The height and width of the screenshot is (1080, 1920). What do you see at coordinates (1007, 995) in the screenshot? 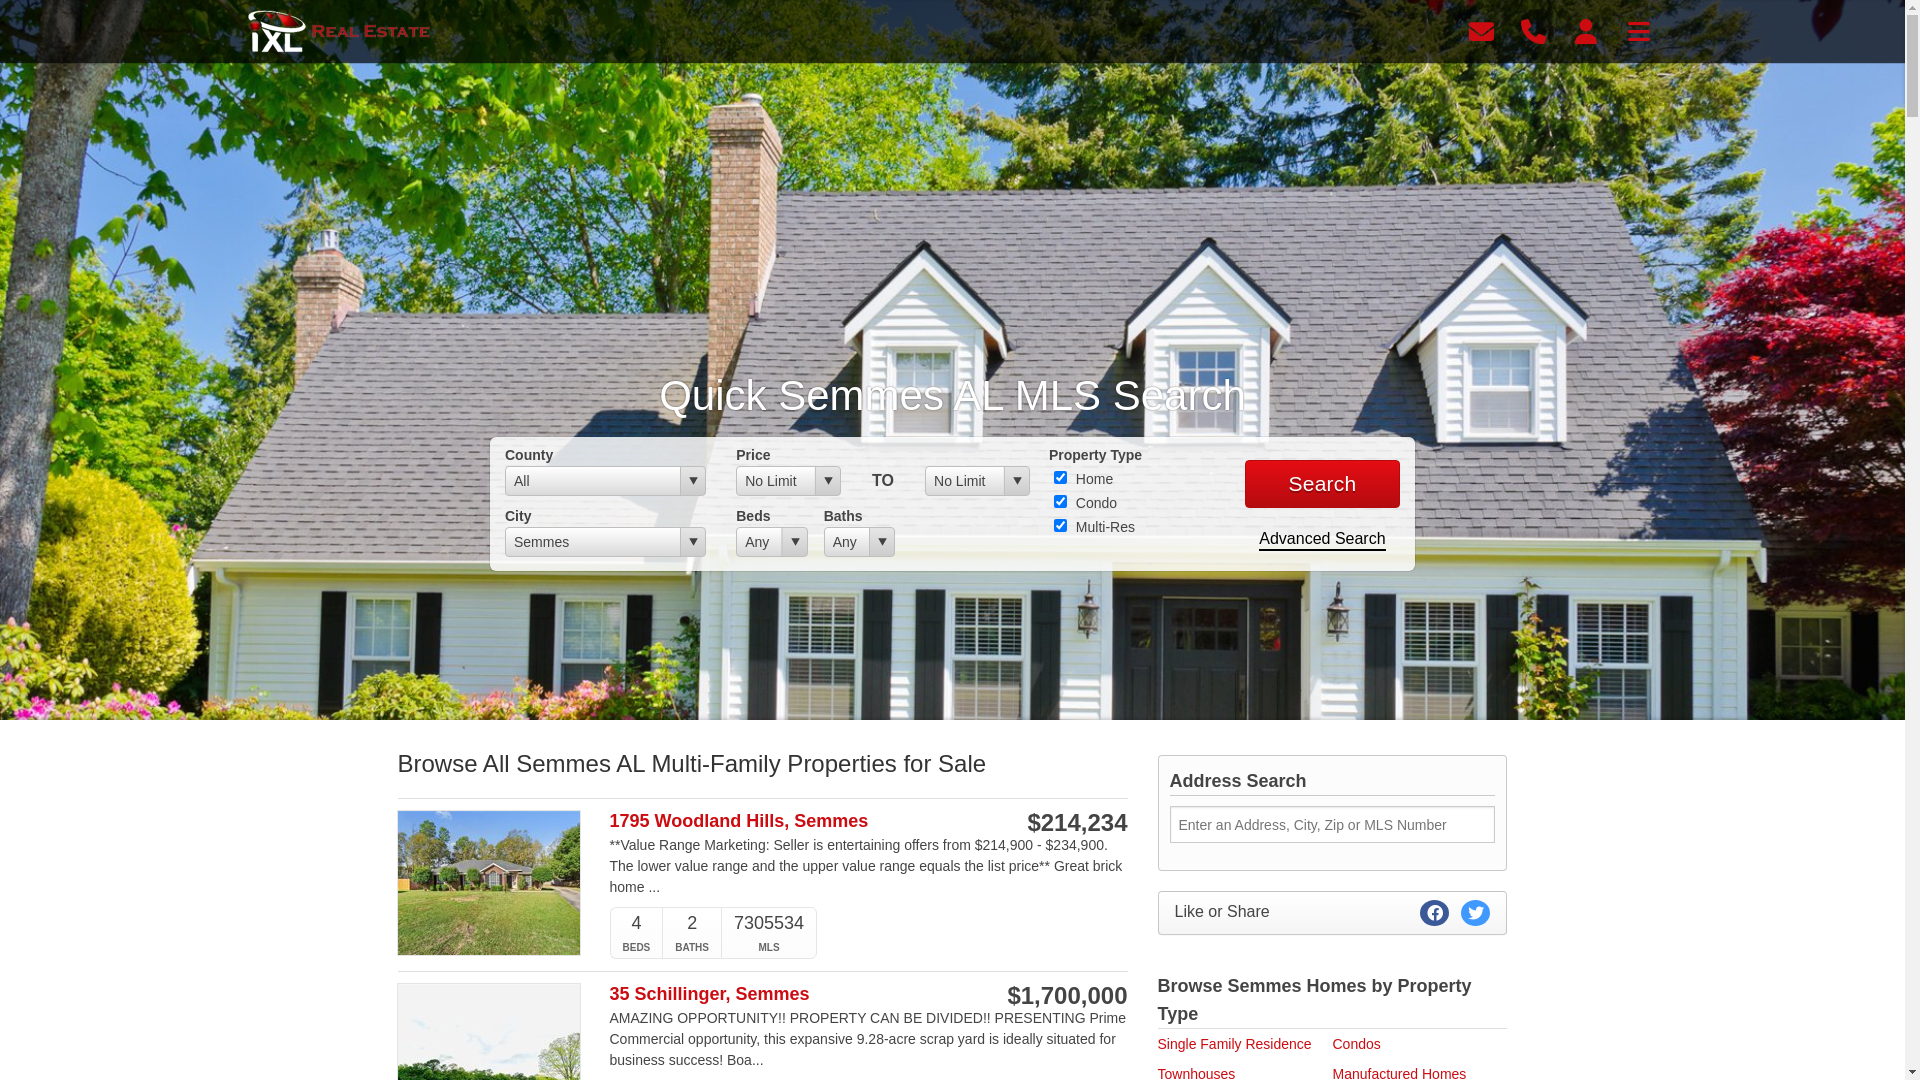
I see `'$1,700,000'` at bounding box center [1007, 995].